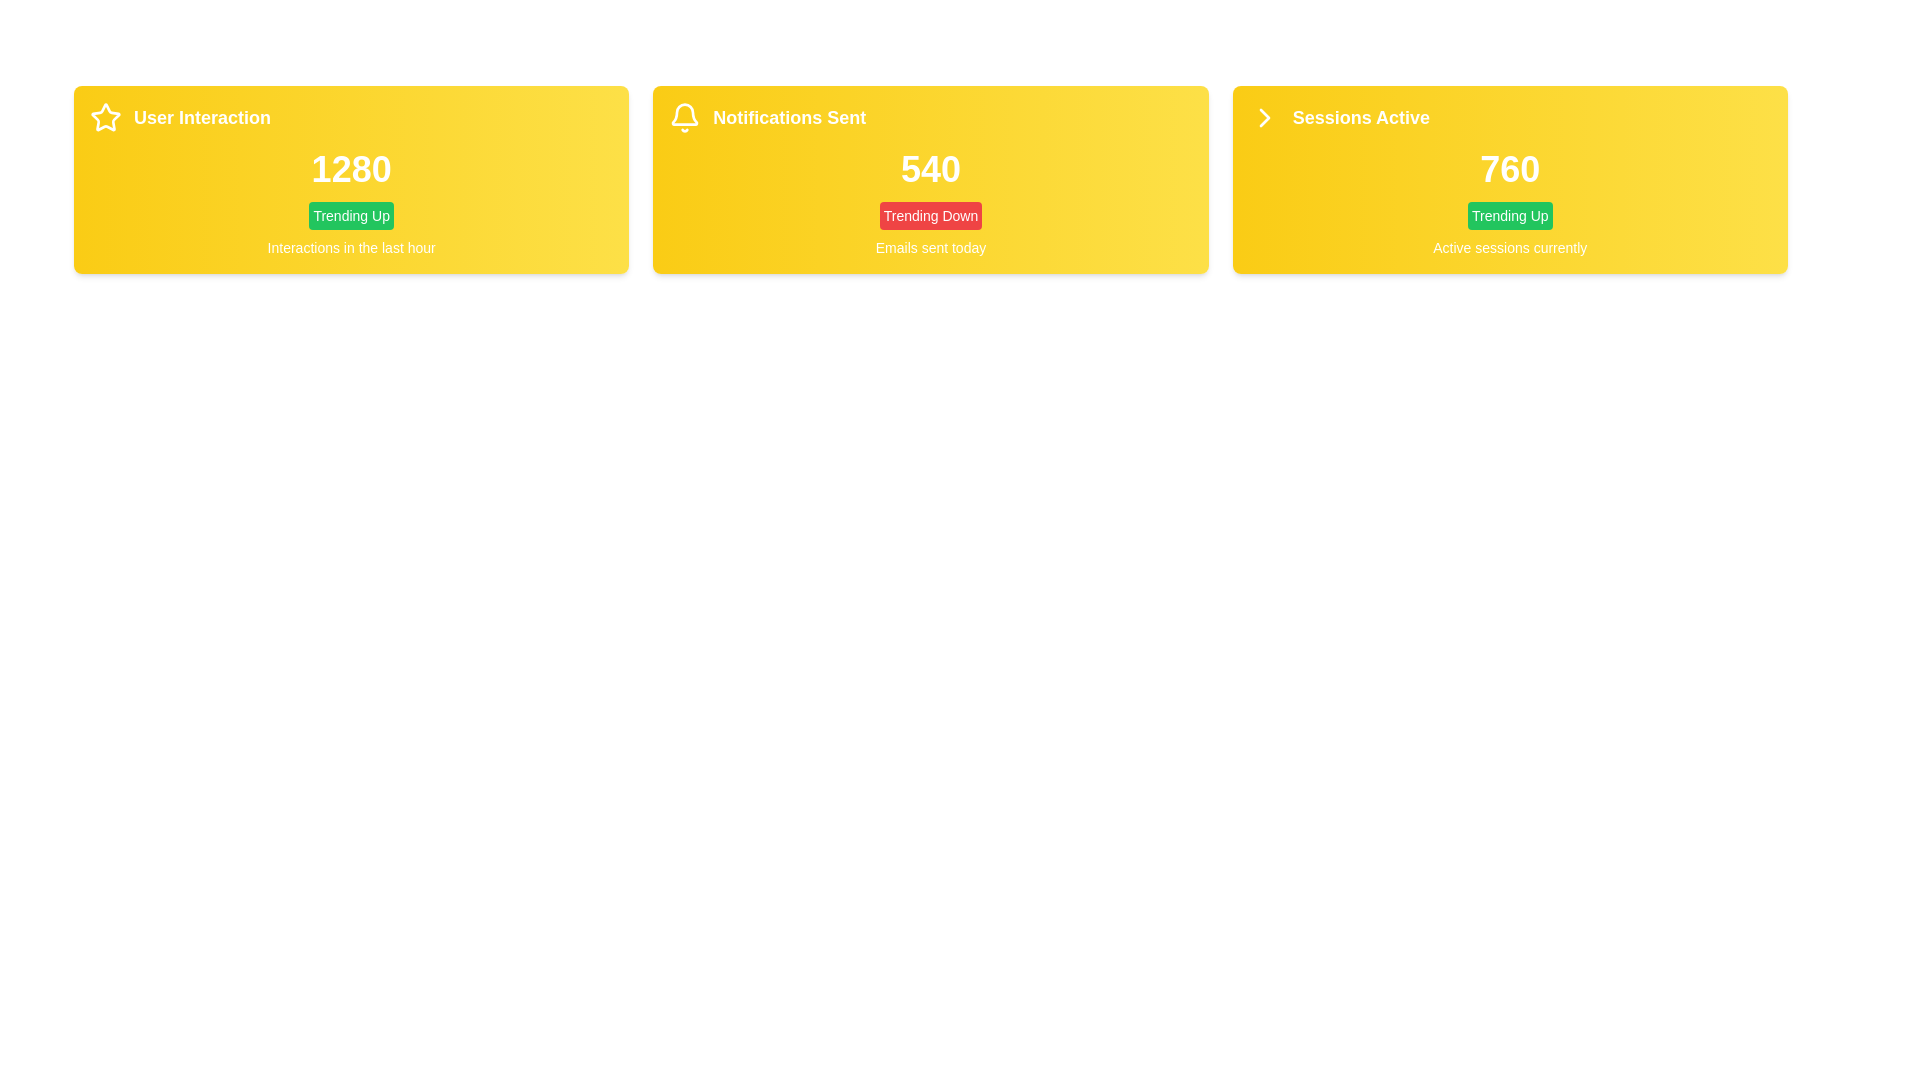 Image resolution: width=1920 pixels, height=1080 pixels. I want to click on the right-facing chevron arrow icon, which is styled in white stroke color and located in the top-right corner of the third yellow card labeled 'Sessions Active', so click(1263, 118).